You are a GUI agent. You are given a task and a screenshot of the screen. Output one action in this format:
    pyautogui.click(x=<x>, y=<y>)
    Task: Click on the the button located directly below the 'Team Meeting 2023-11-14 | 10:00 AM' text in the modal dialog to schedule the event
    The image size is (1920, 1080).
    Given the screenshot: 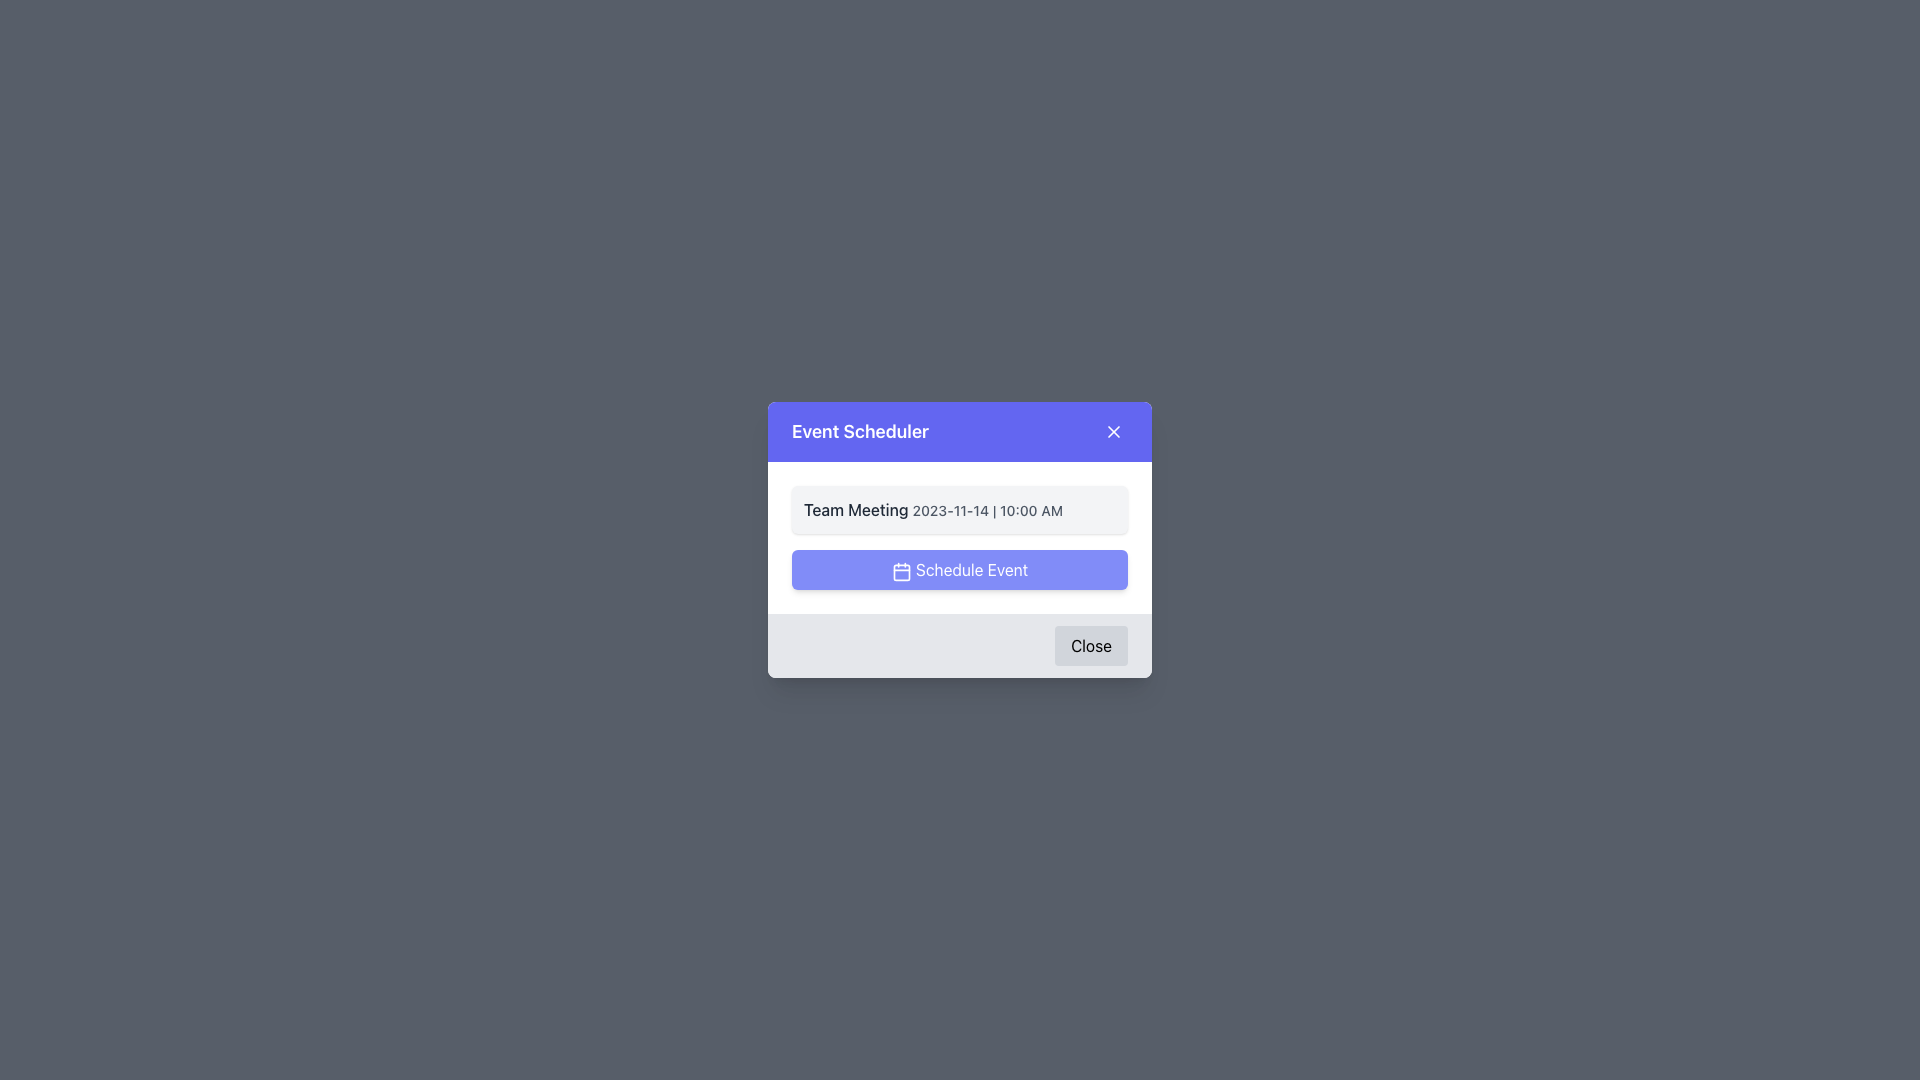 What is the action you would take?
    pyautogui.click(x=960, y=570)
    